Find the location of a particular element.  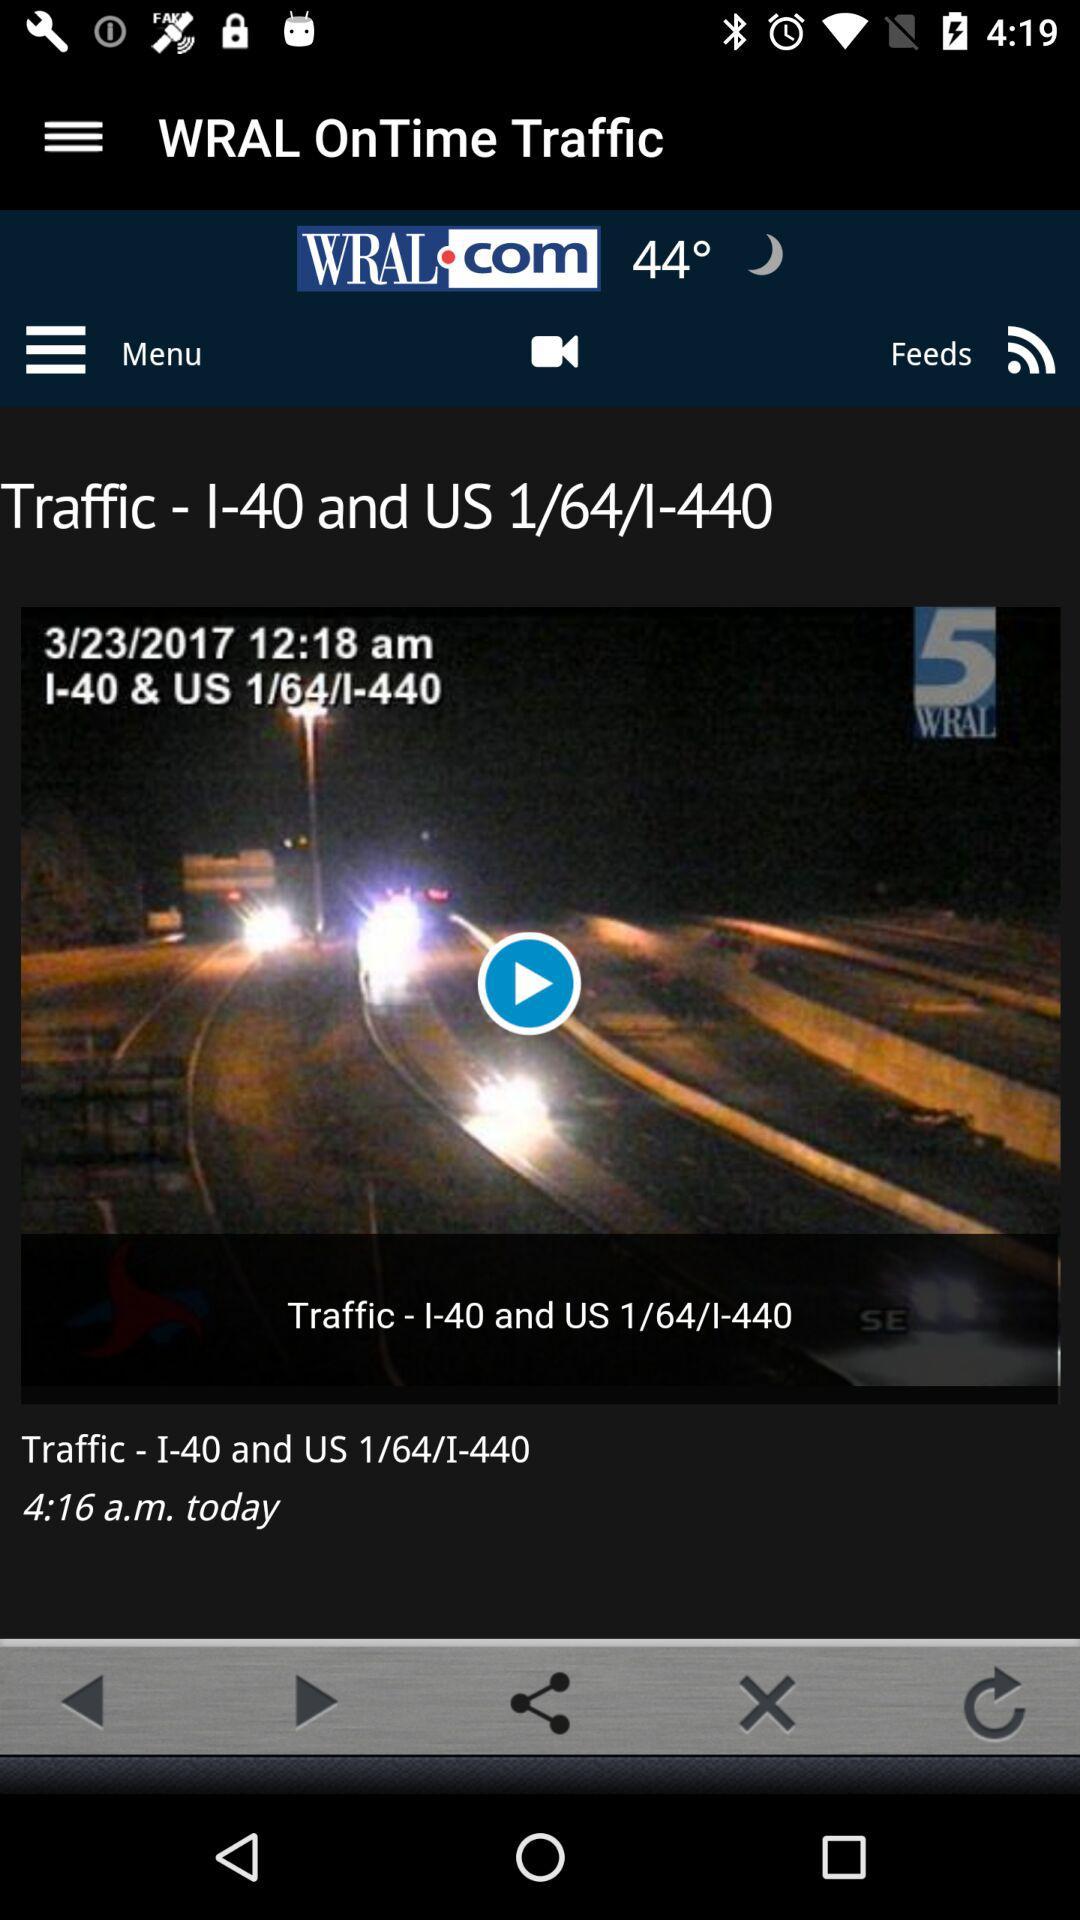

the share icon is located at coordinates (540, 1702).